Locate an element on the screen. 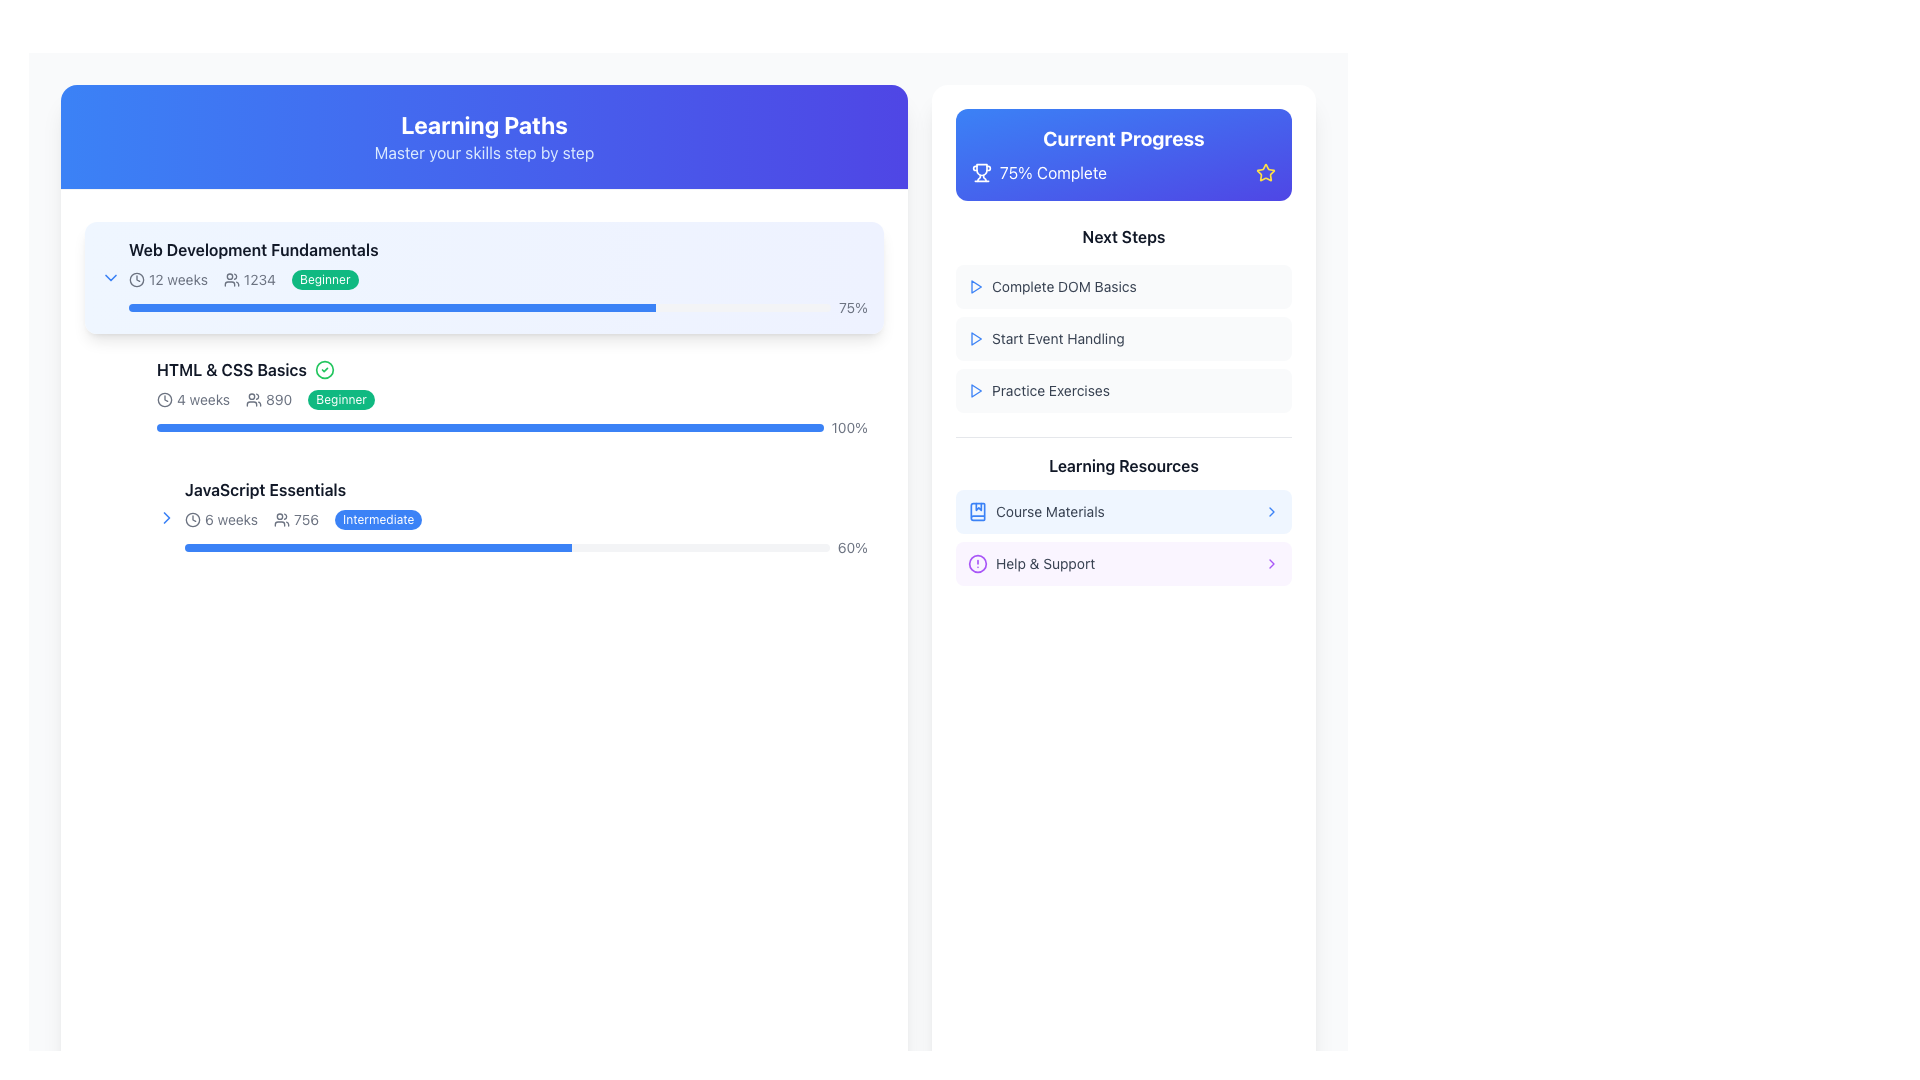 The image size is (1920, 1080). the 'Course Materials' button located in the 'Learning Resources' section is located at coordinates (1123, 536).